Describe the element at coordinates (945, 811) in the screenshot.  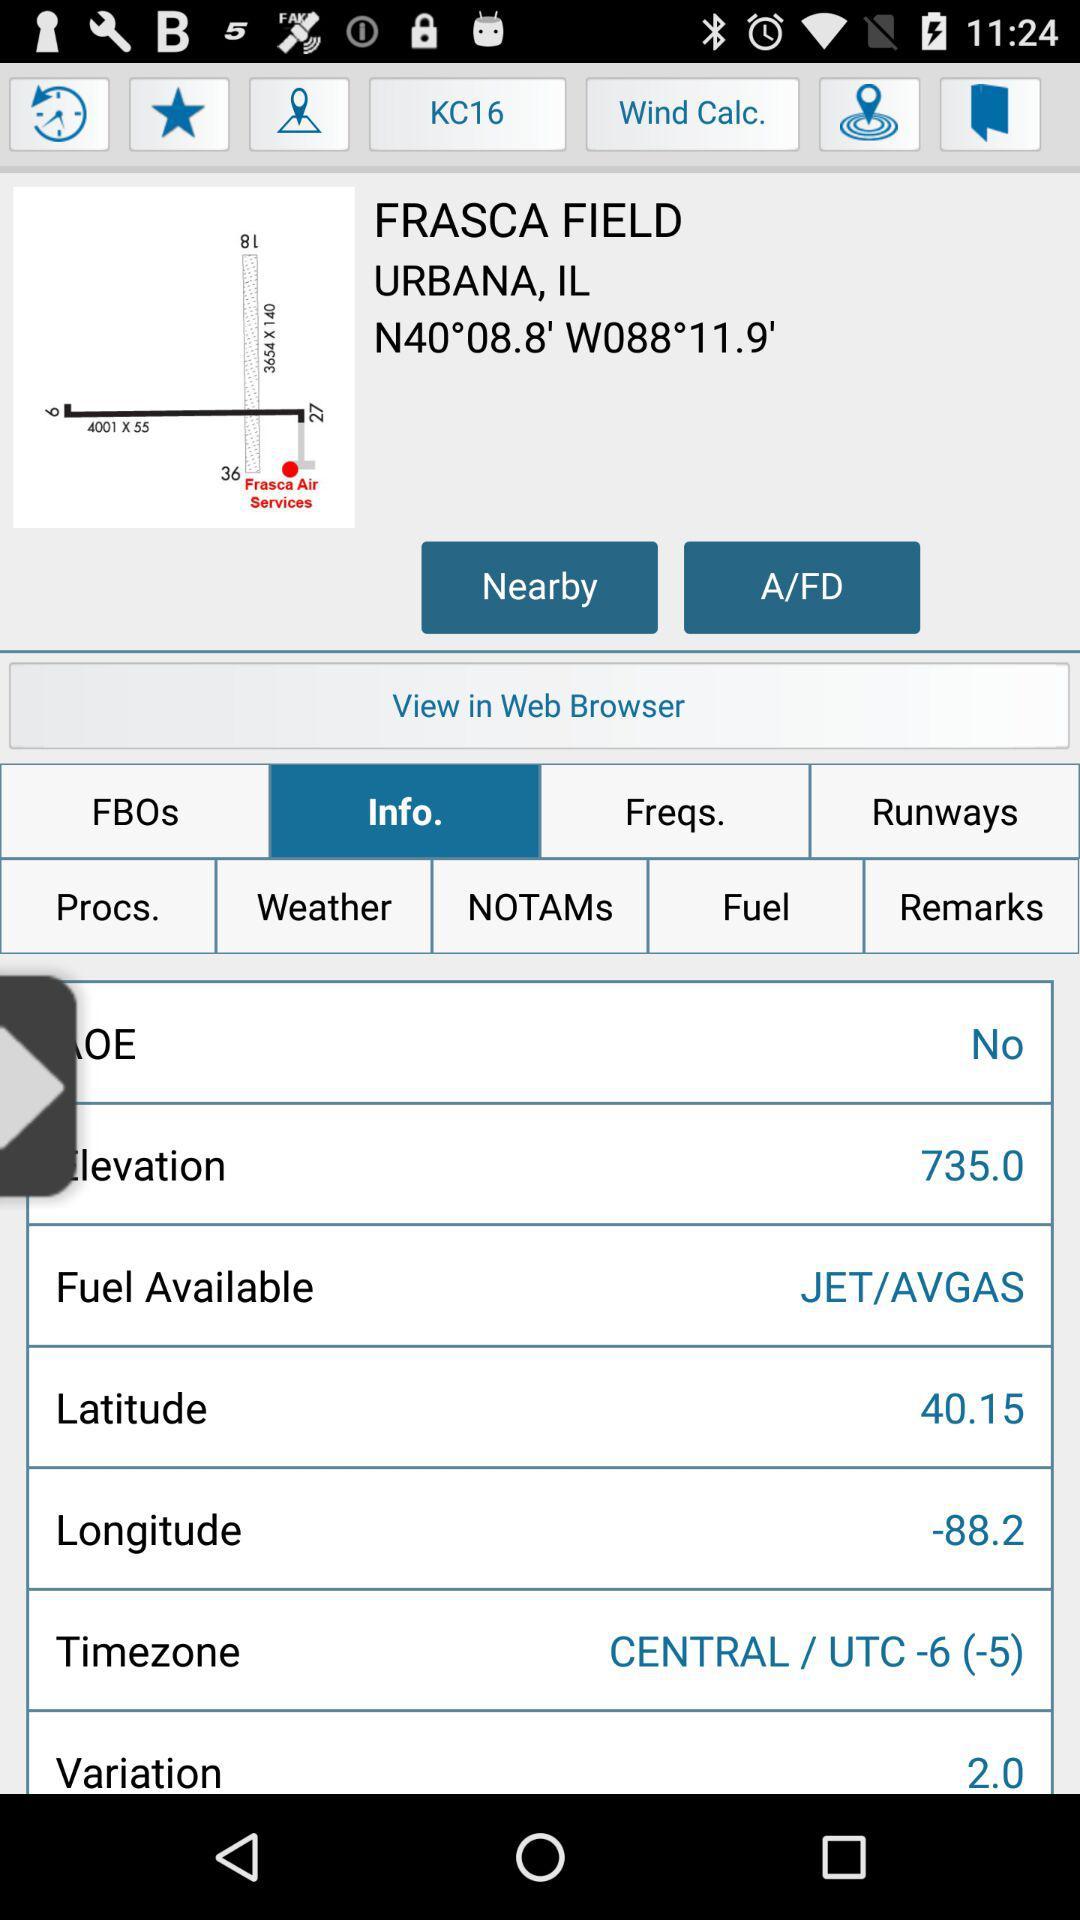
I see `app next to the freqs. item` at that location.